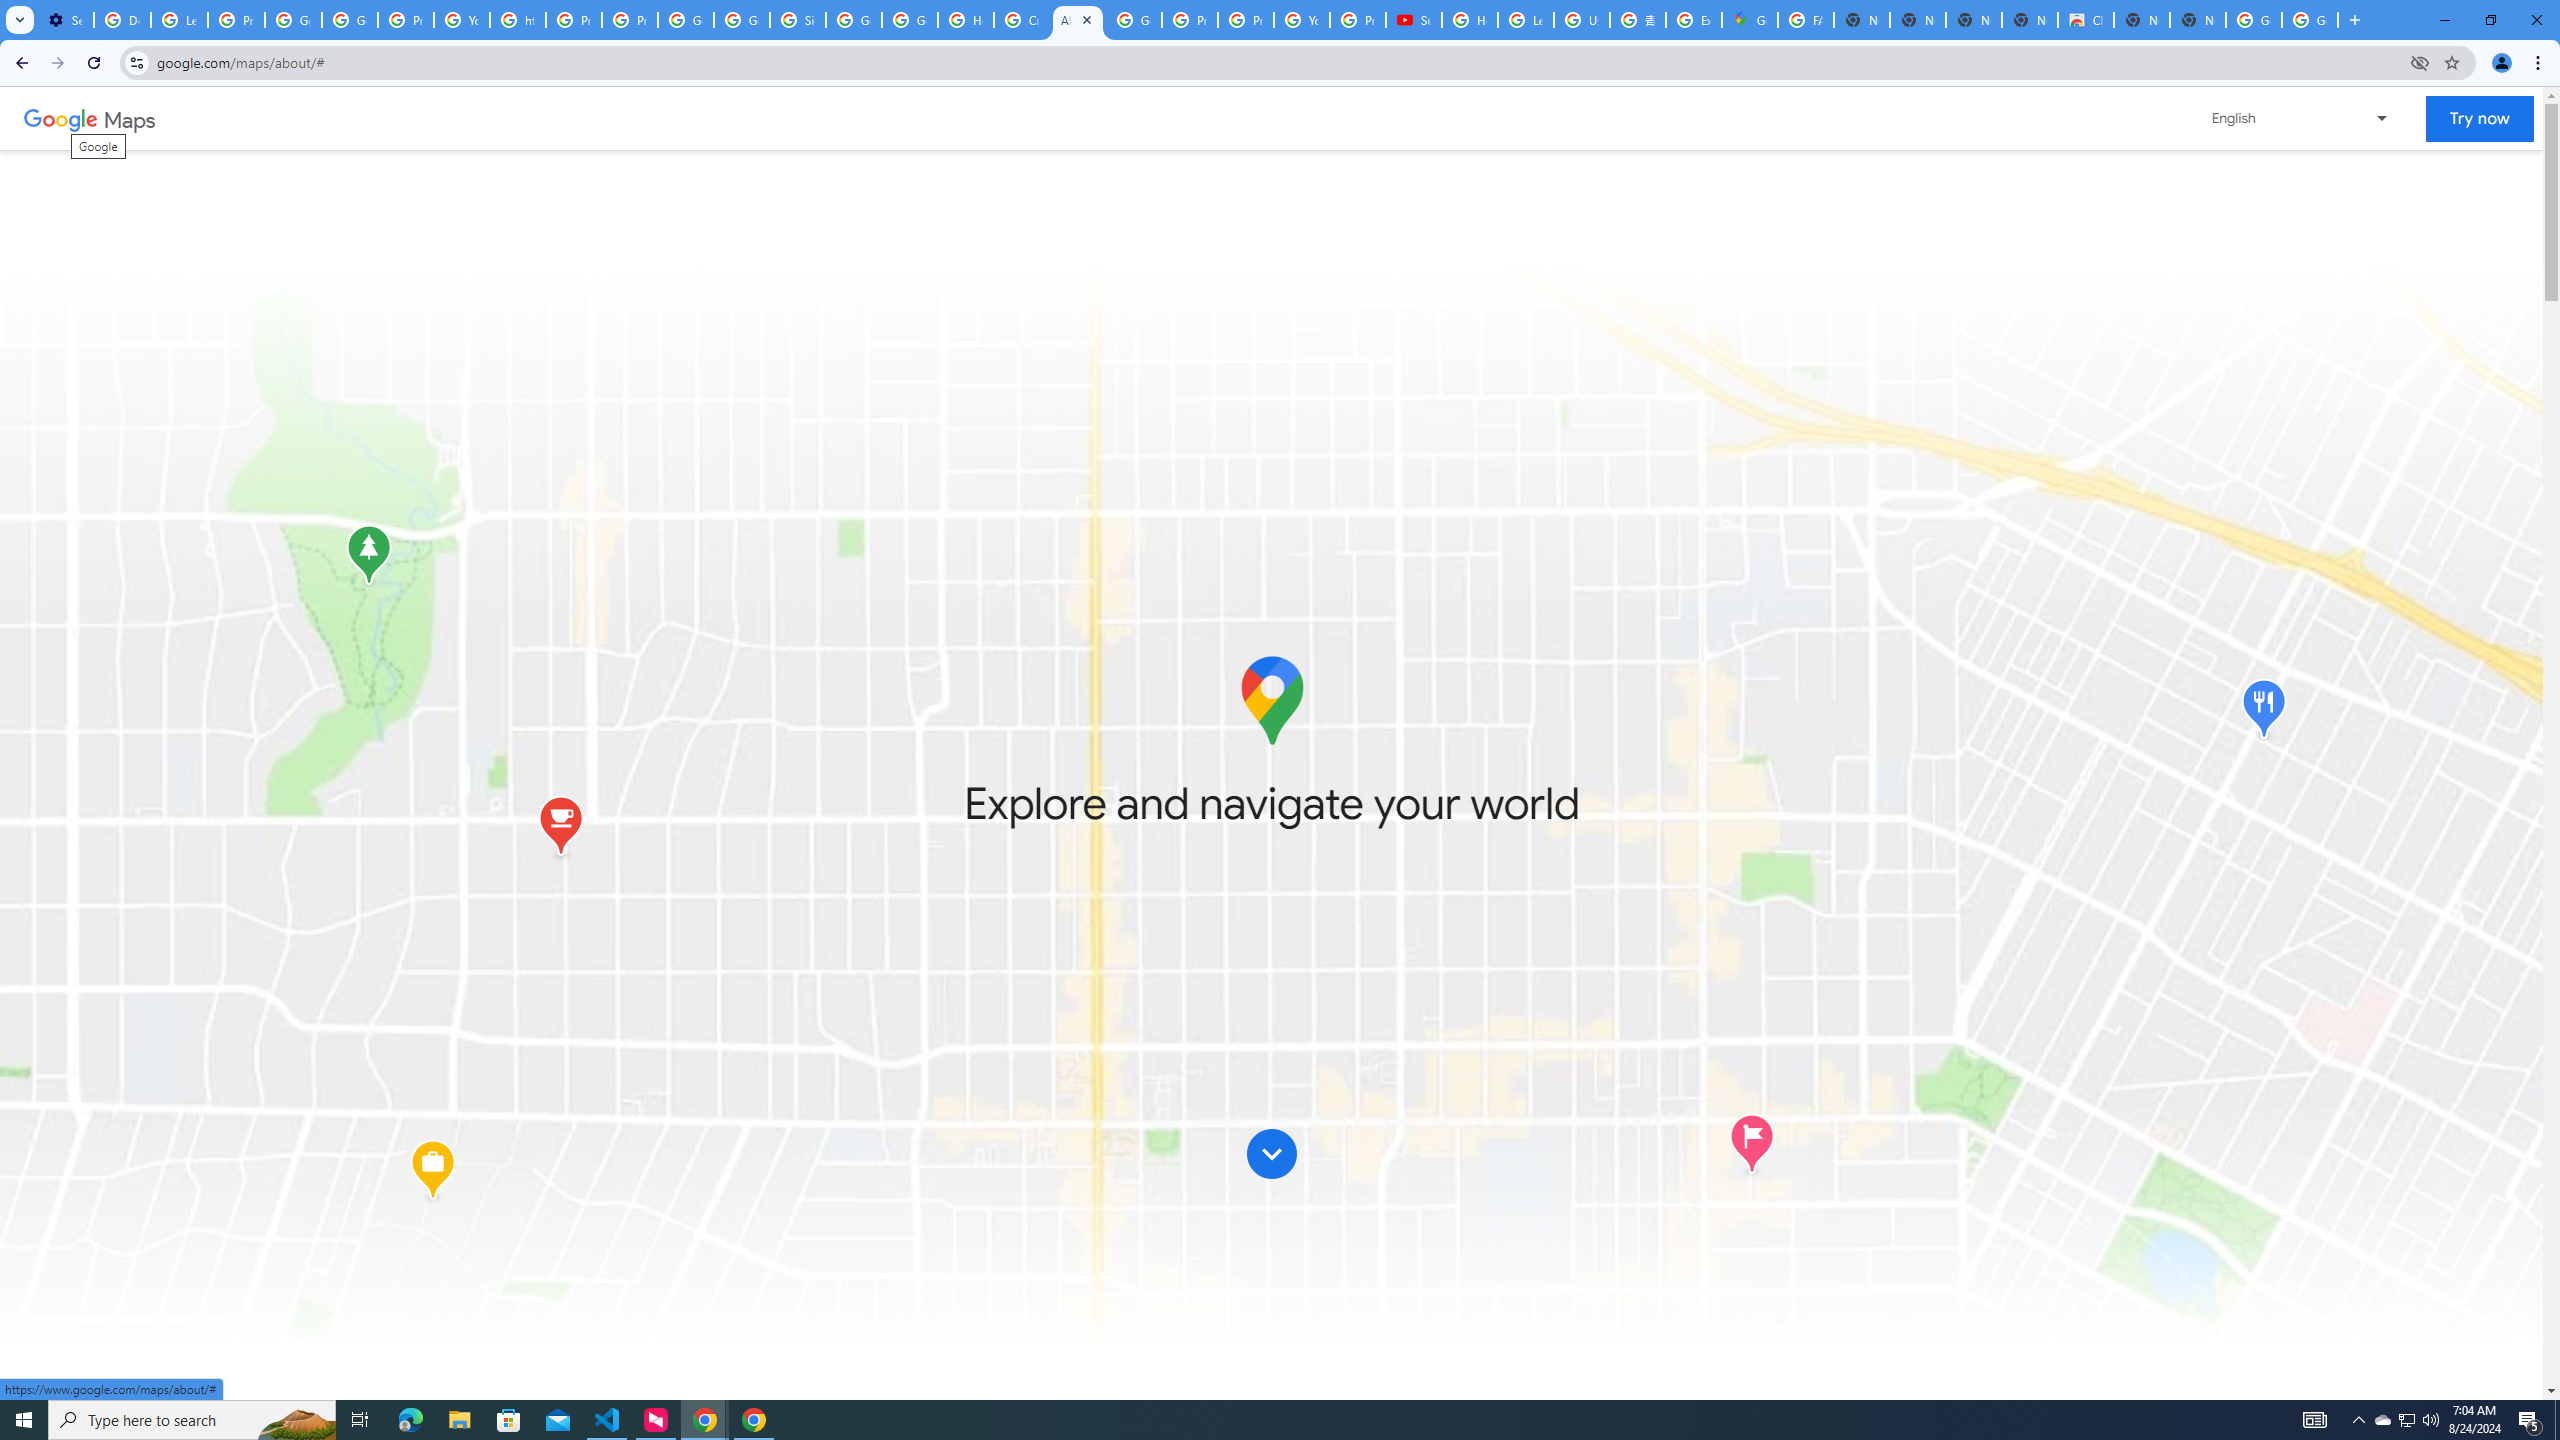 The width and height of the screenshot is (2560, 1440). What do you see at coordinates (461, 19) in the screenshot?
I see `'YouTube'` at bounding box center [461, 19].